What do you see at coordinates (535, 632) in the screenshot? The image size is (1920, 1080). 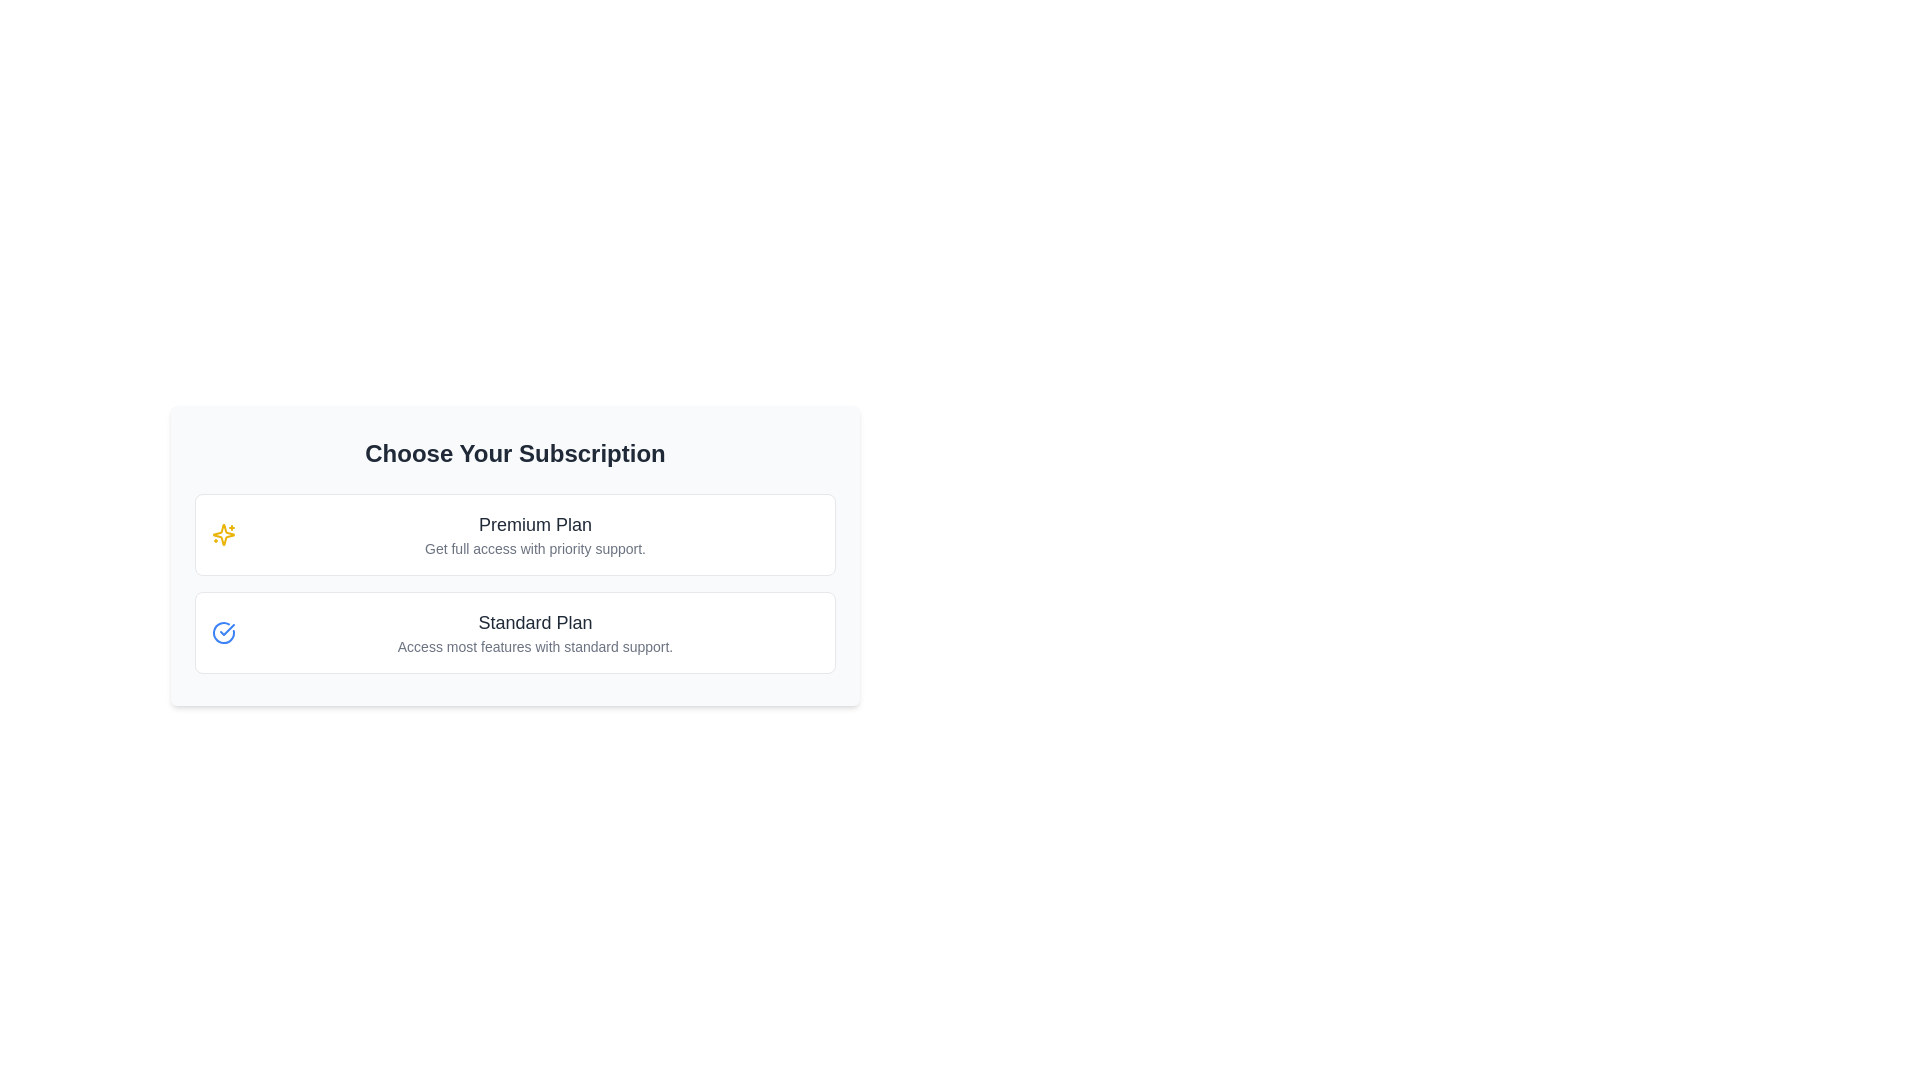 I see `the Informational text element for the Standard Plan subscription option located below the Premium Plan` at bounding box center [535, 632].